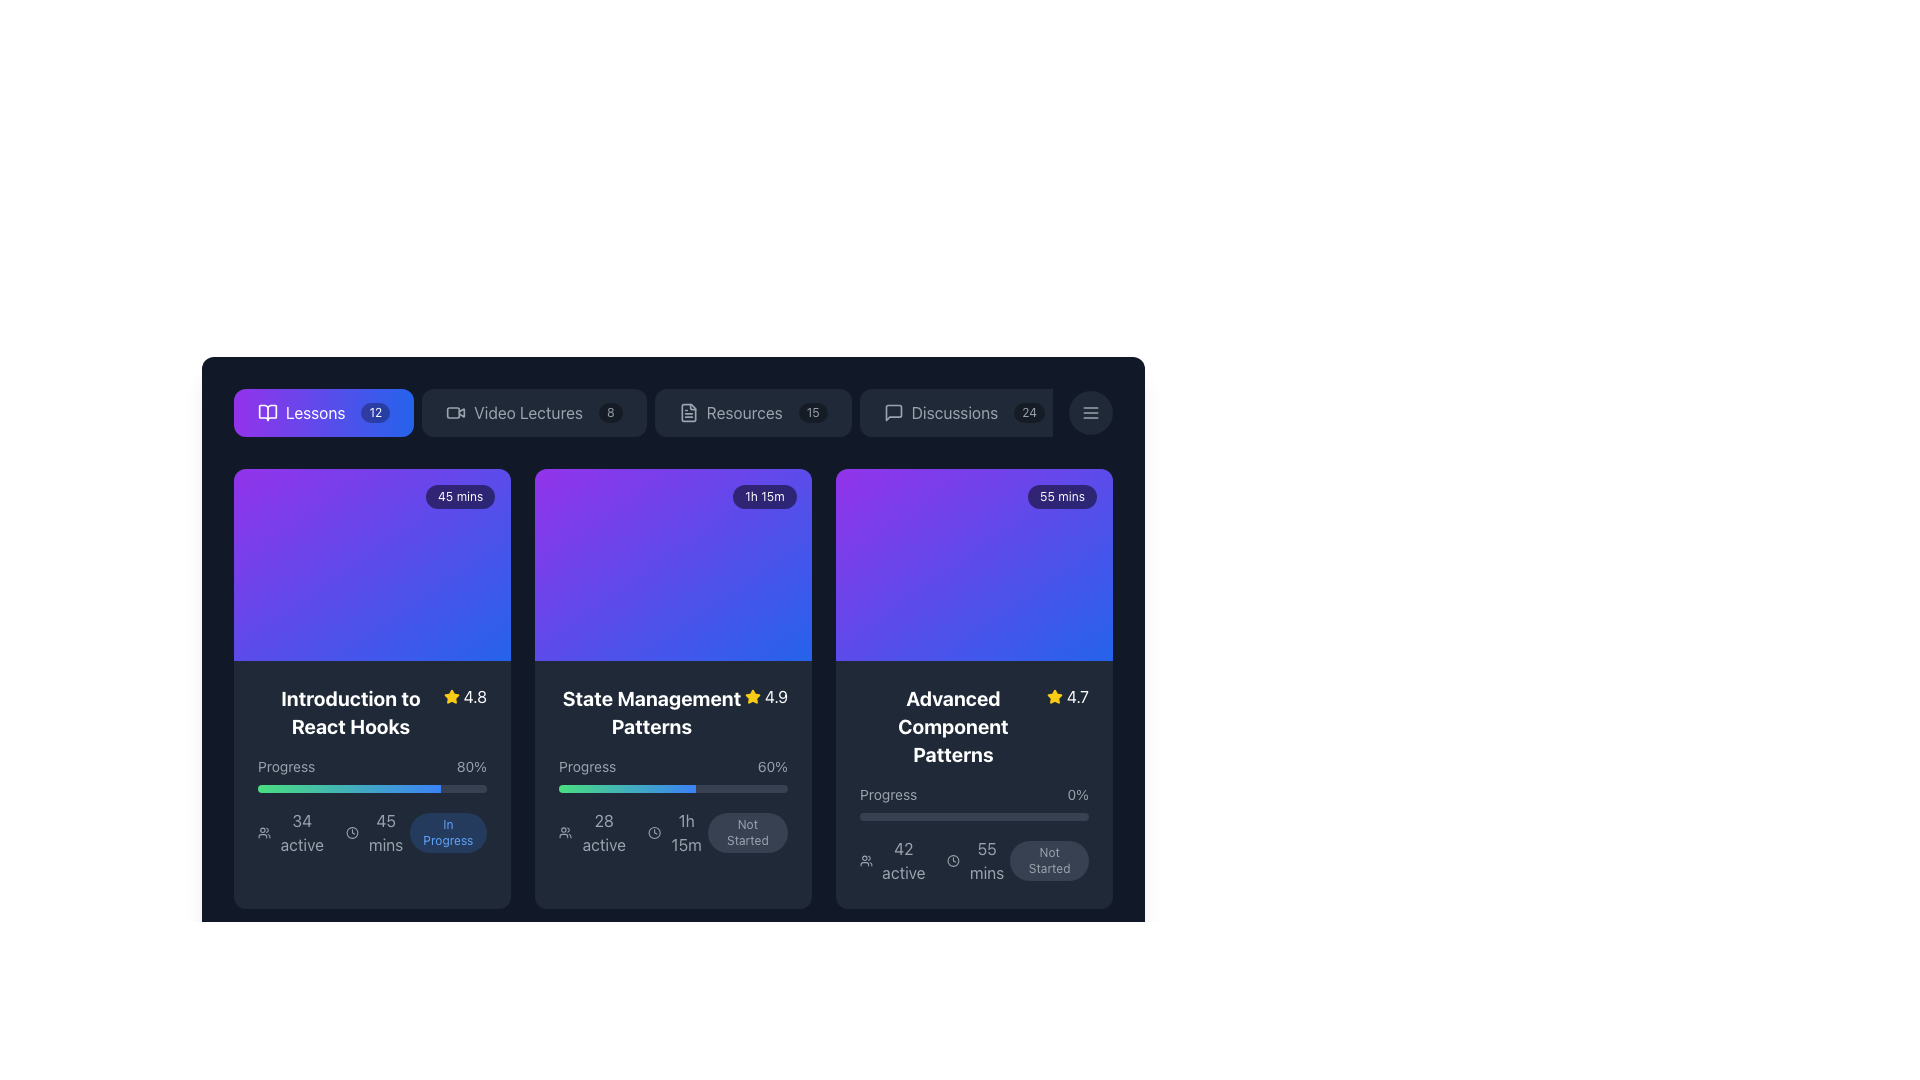  What do you see at coordinates (974, 859) in the screenshot?
I see `the informative group of labels displaying active users, time duration, and current state of the component at the bottom-right section of the 'Advanced Component Patterns' card` at bounding box center [974, 859].